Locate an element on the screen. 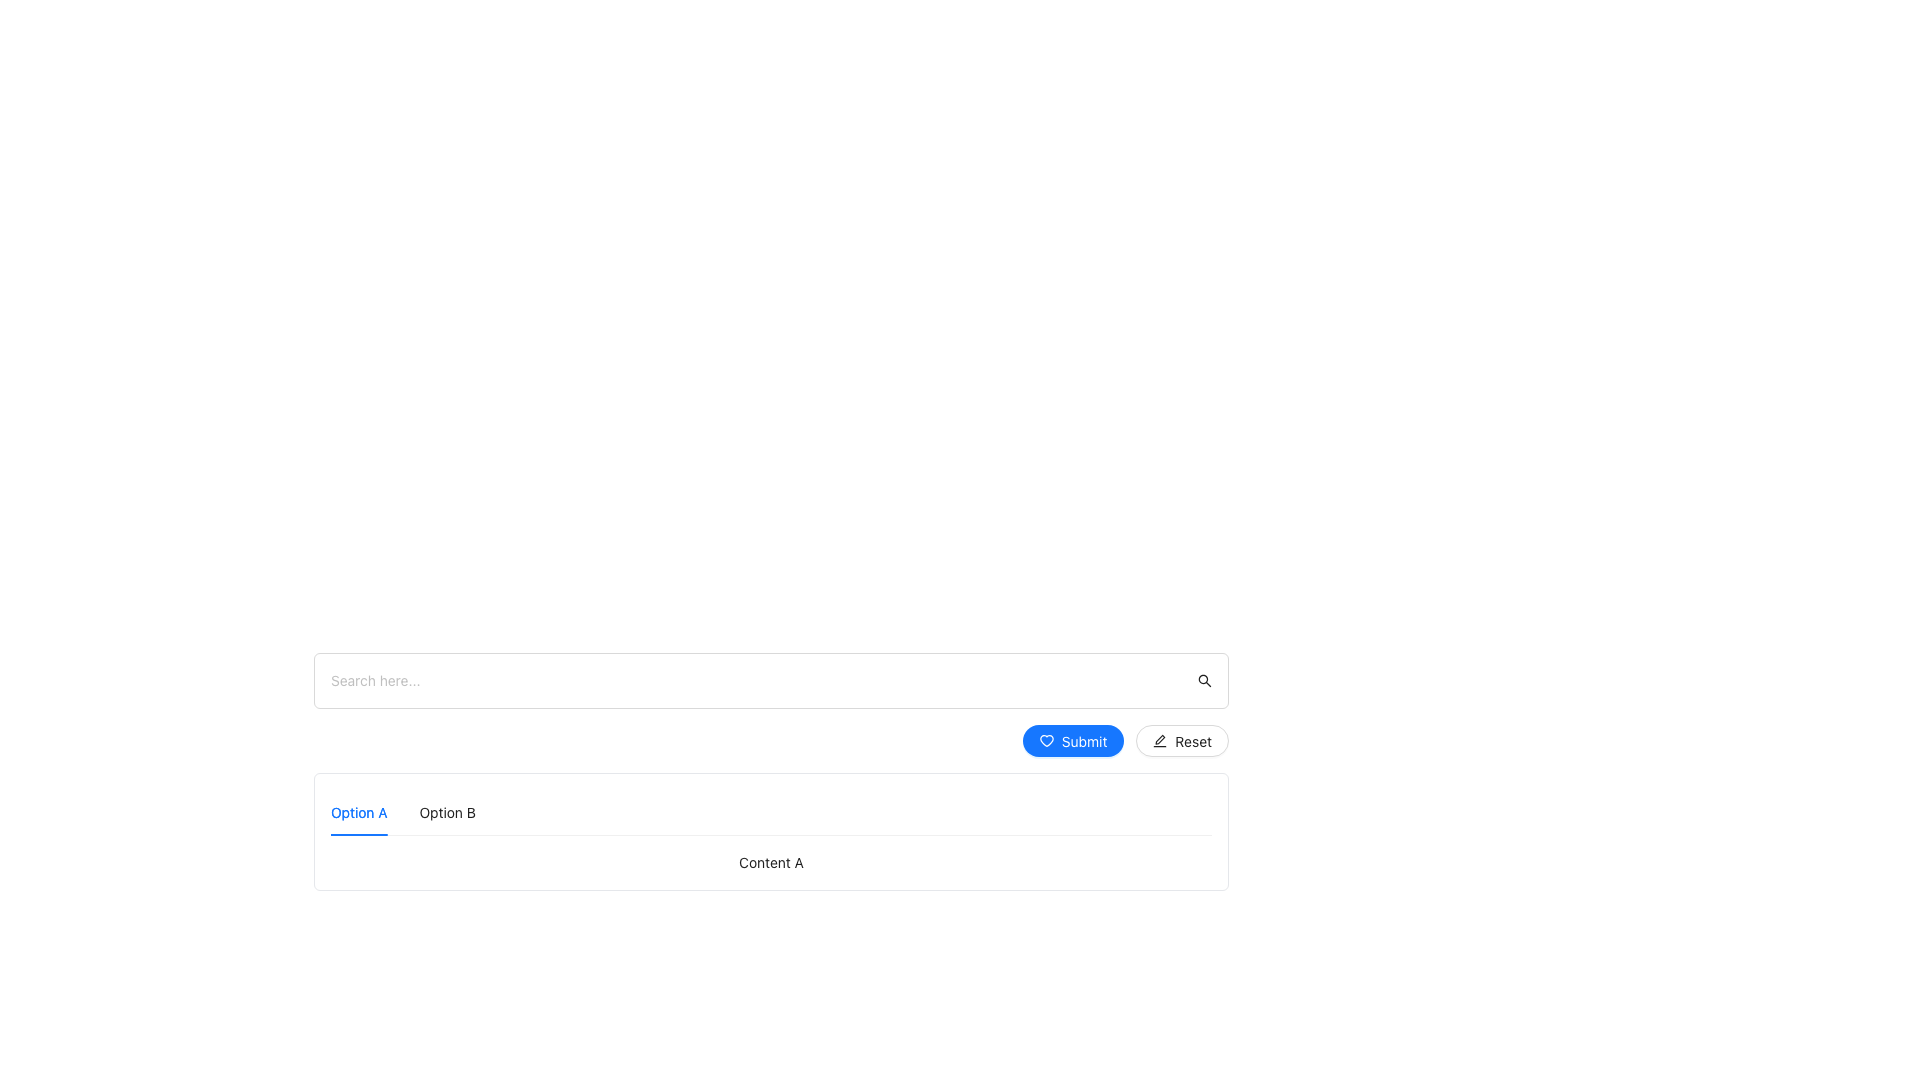  the button labeled by the text label that triggers a submission action, located as the first button on the right of a horizontal list of actions below a search bar is located at coordinates (1083, 740).